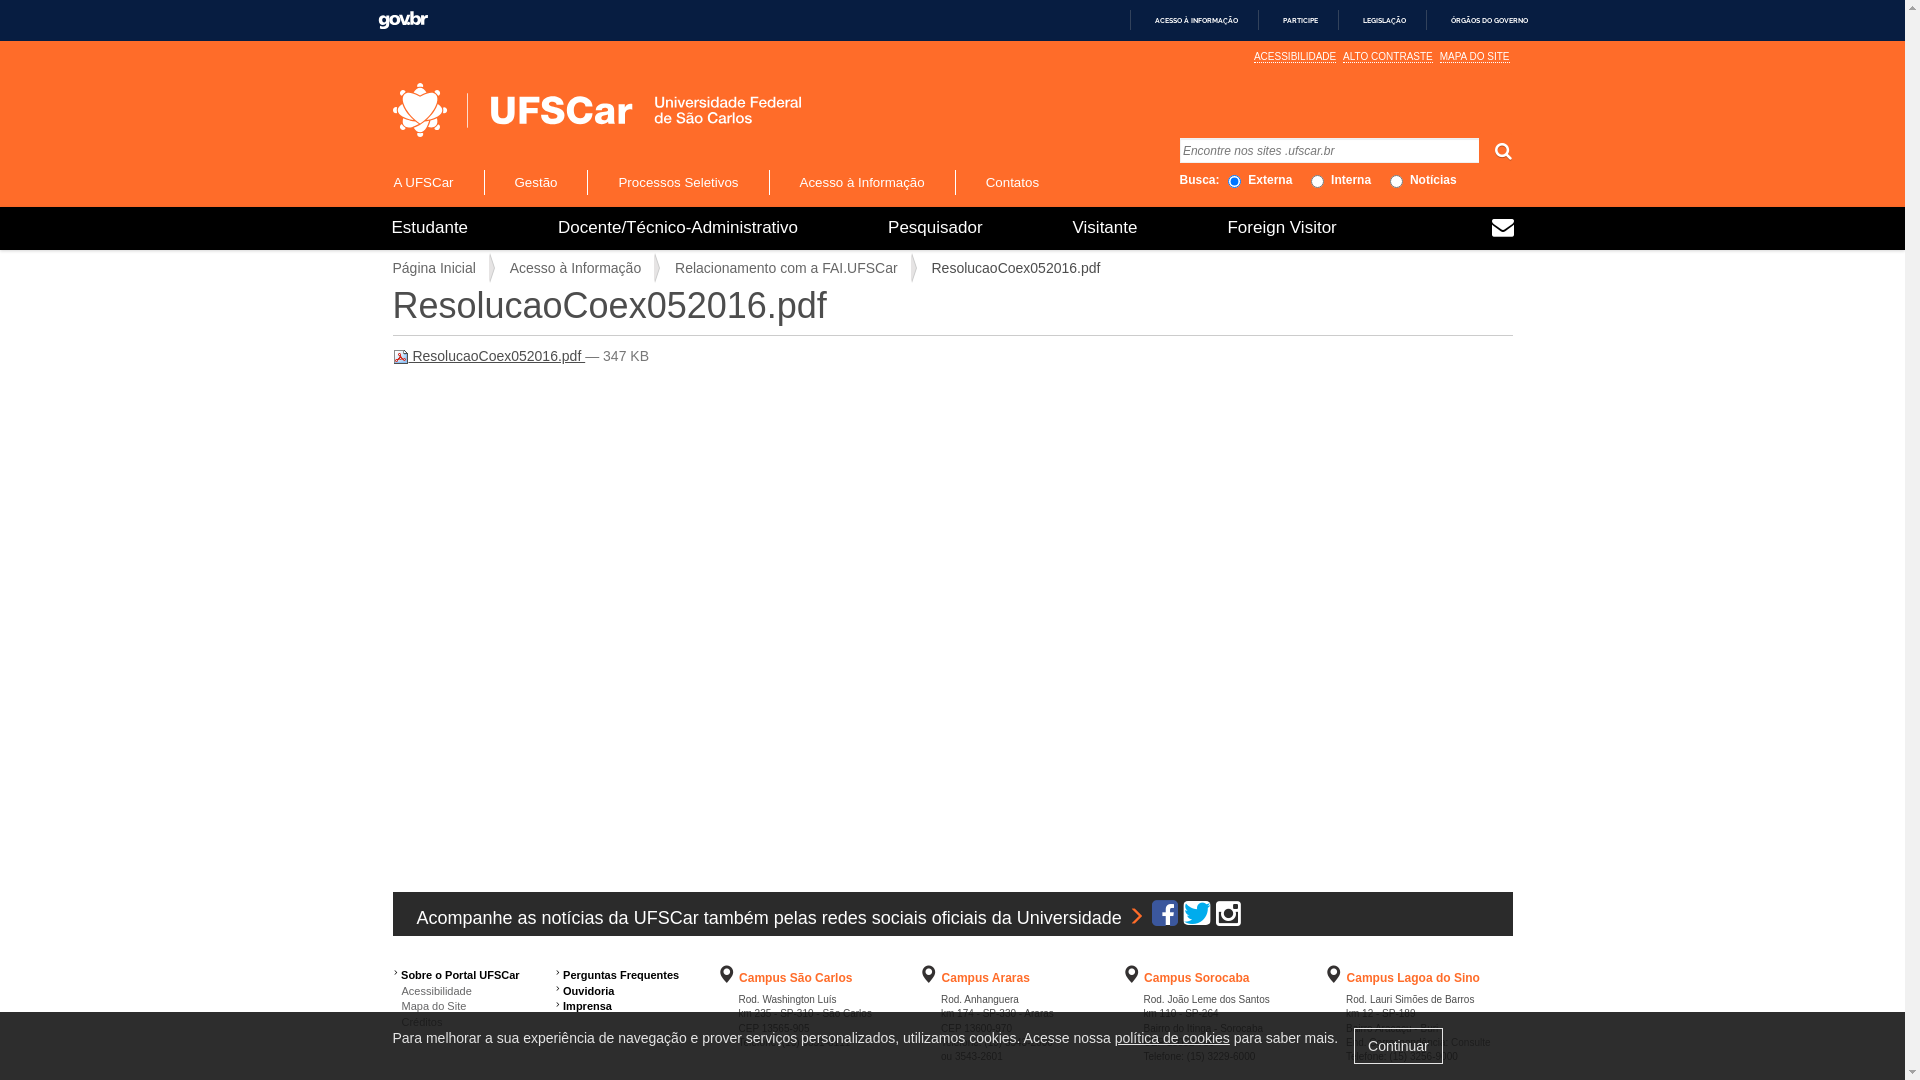 The height and width of the screenshot is (1080, 1920). I want to click on 'A UFSCar', so click(434, 182).